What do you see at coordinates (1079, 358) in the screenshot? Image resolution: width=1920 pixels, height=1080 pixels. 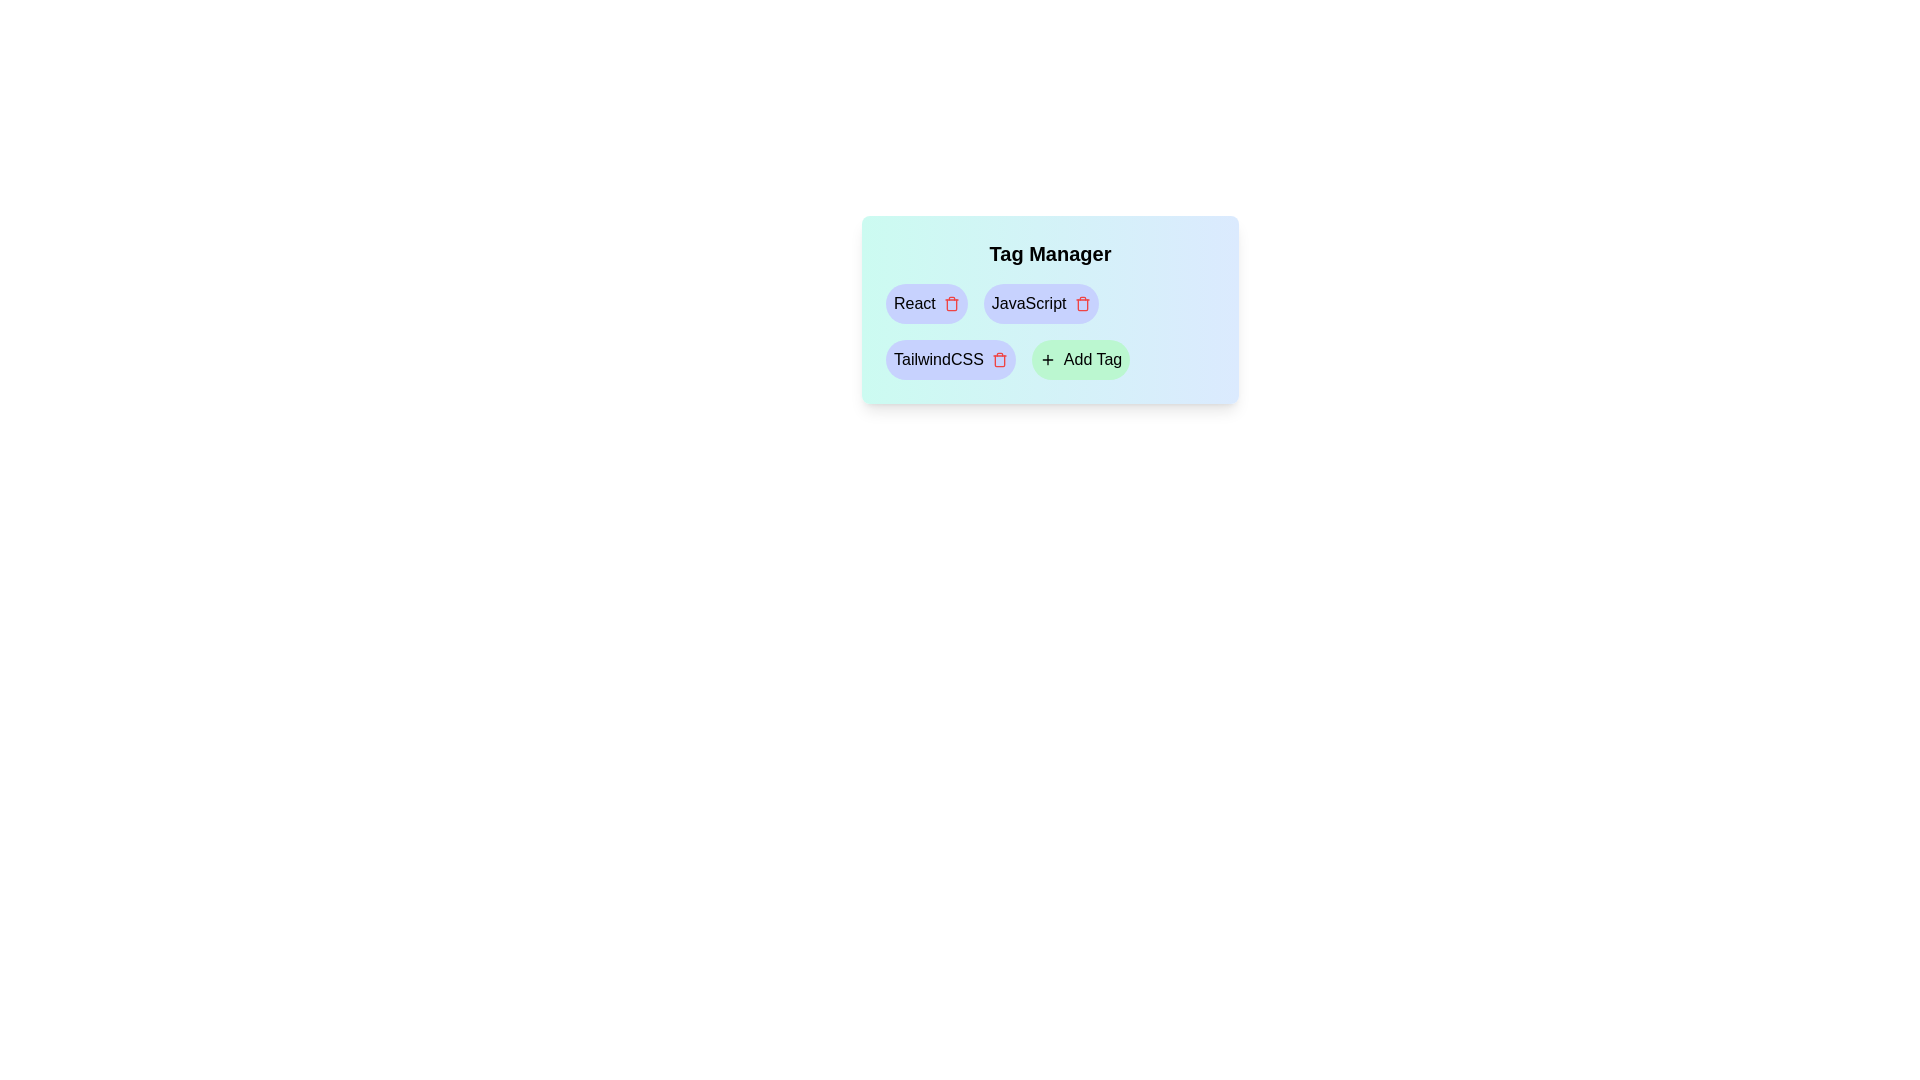 I see `the Add Tag Button to observe the hover effect` at bounding box center [1079, 358].